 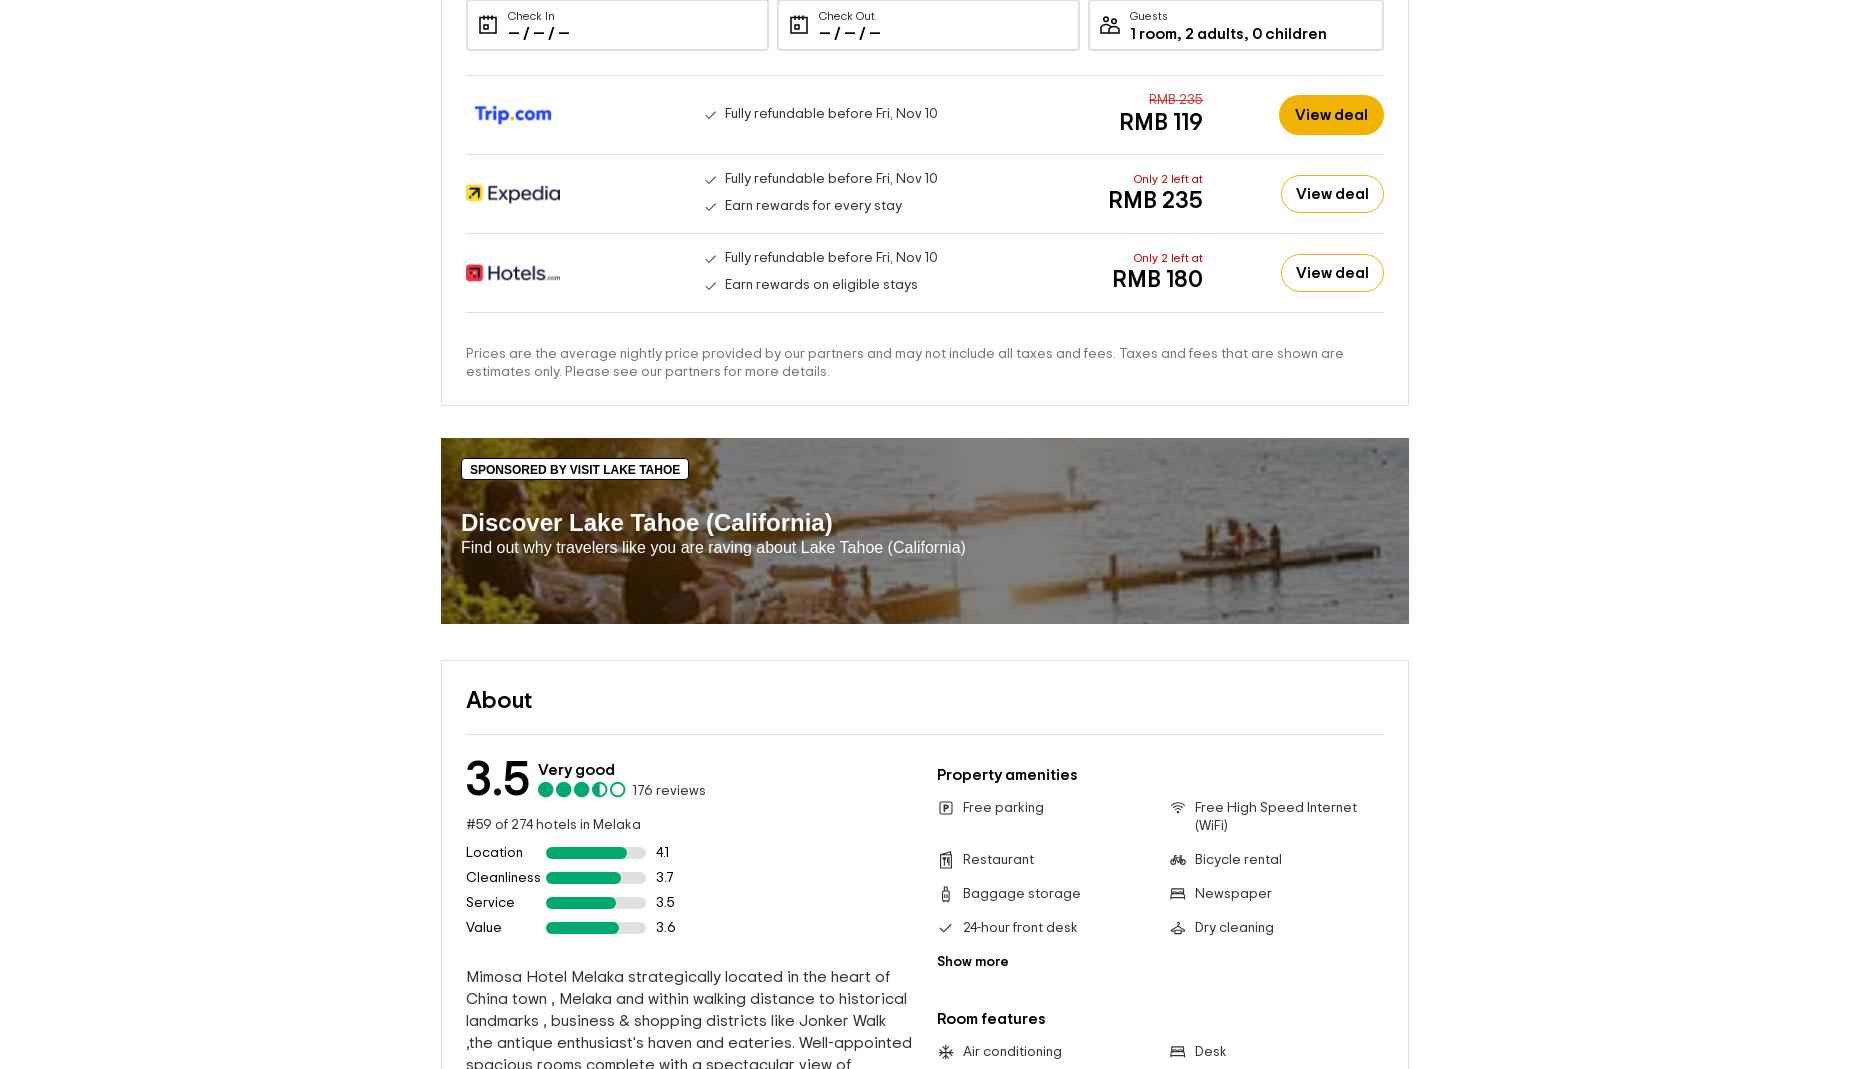 What do you see at coordinates (1209, 1052) in the screenshot?
I see `'Desk'` at bounding box center [1209, 1052].